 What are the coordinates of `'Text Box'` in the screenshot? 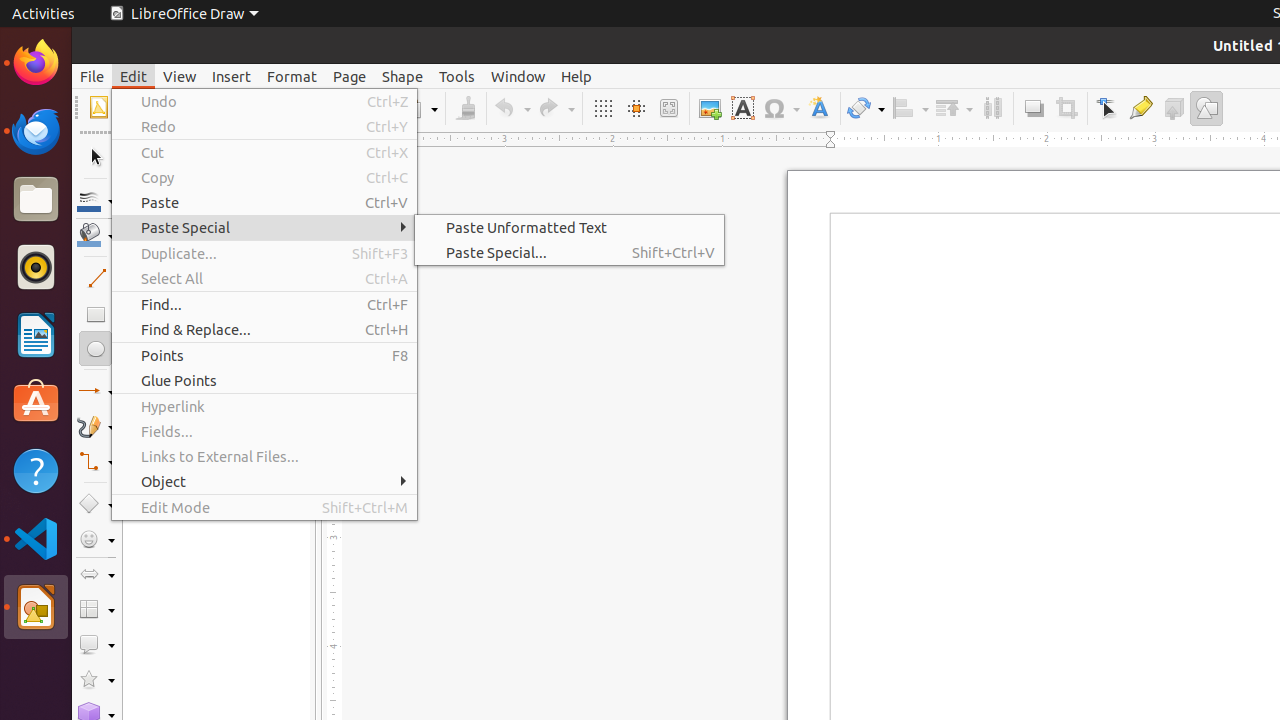 It's located at (741, 108).